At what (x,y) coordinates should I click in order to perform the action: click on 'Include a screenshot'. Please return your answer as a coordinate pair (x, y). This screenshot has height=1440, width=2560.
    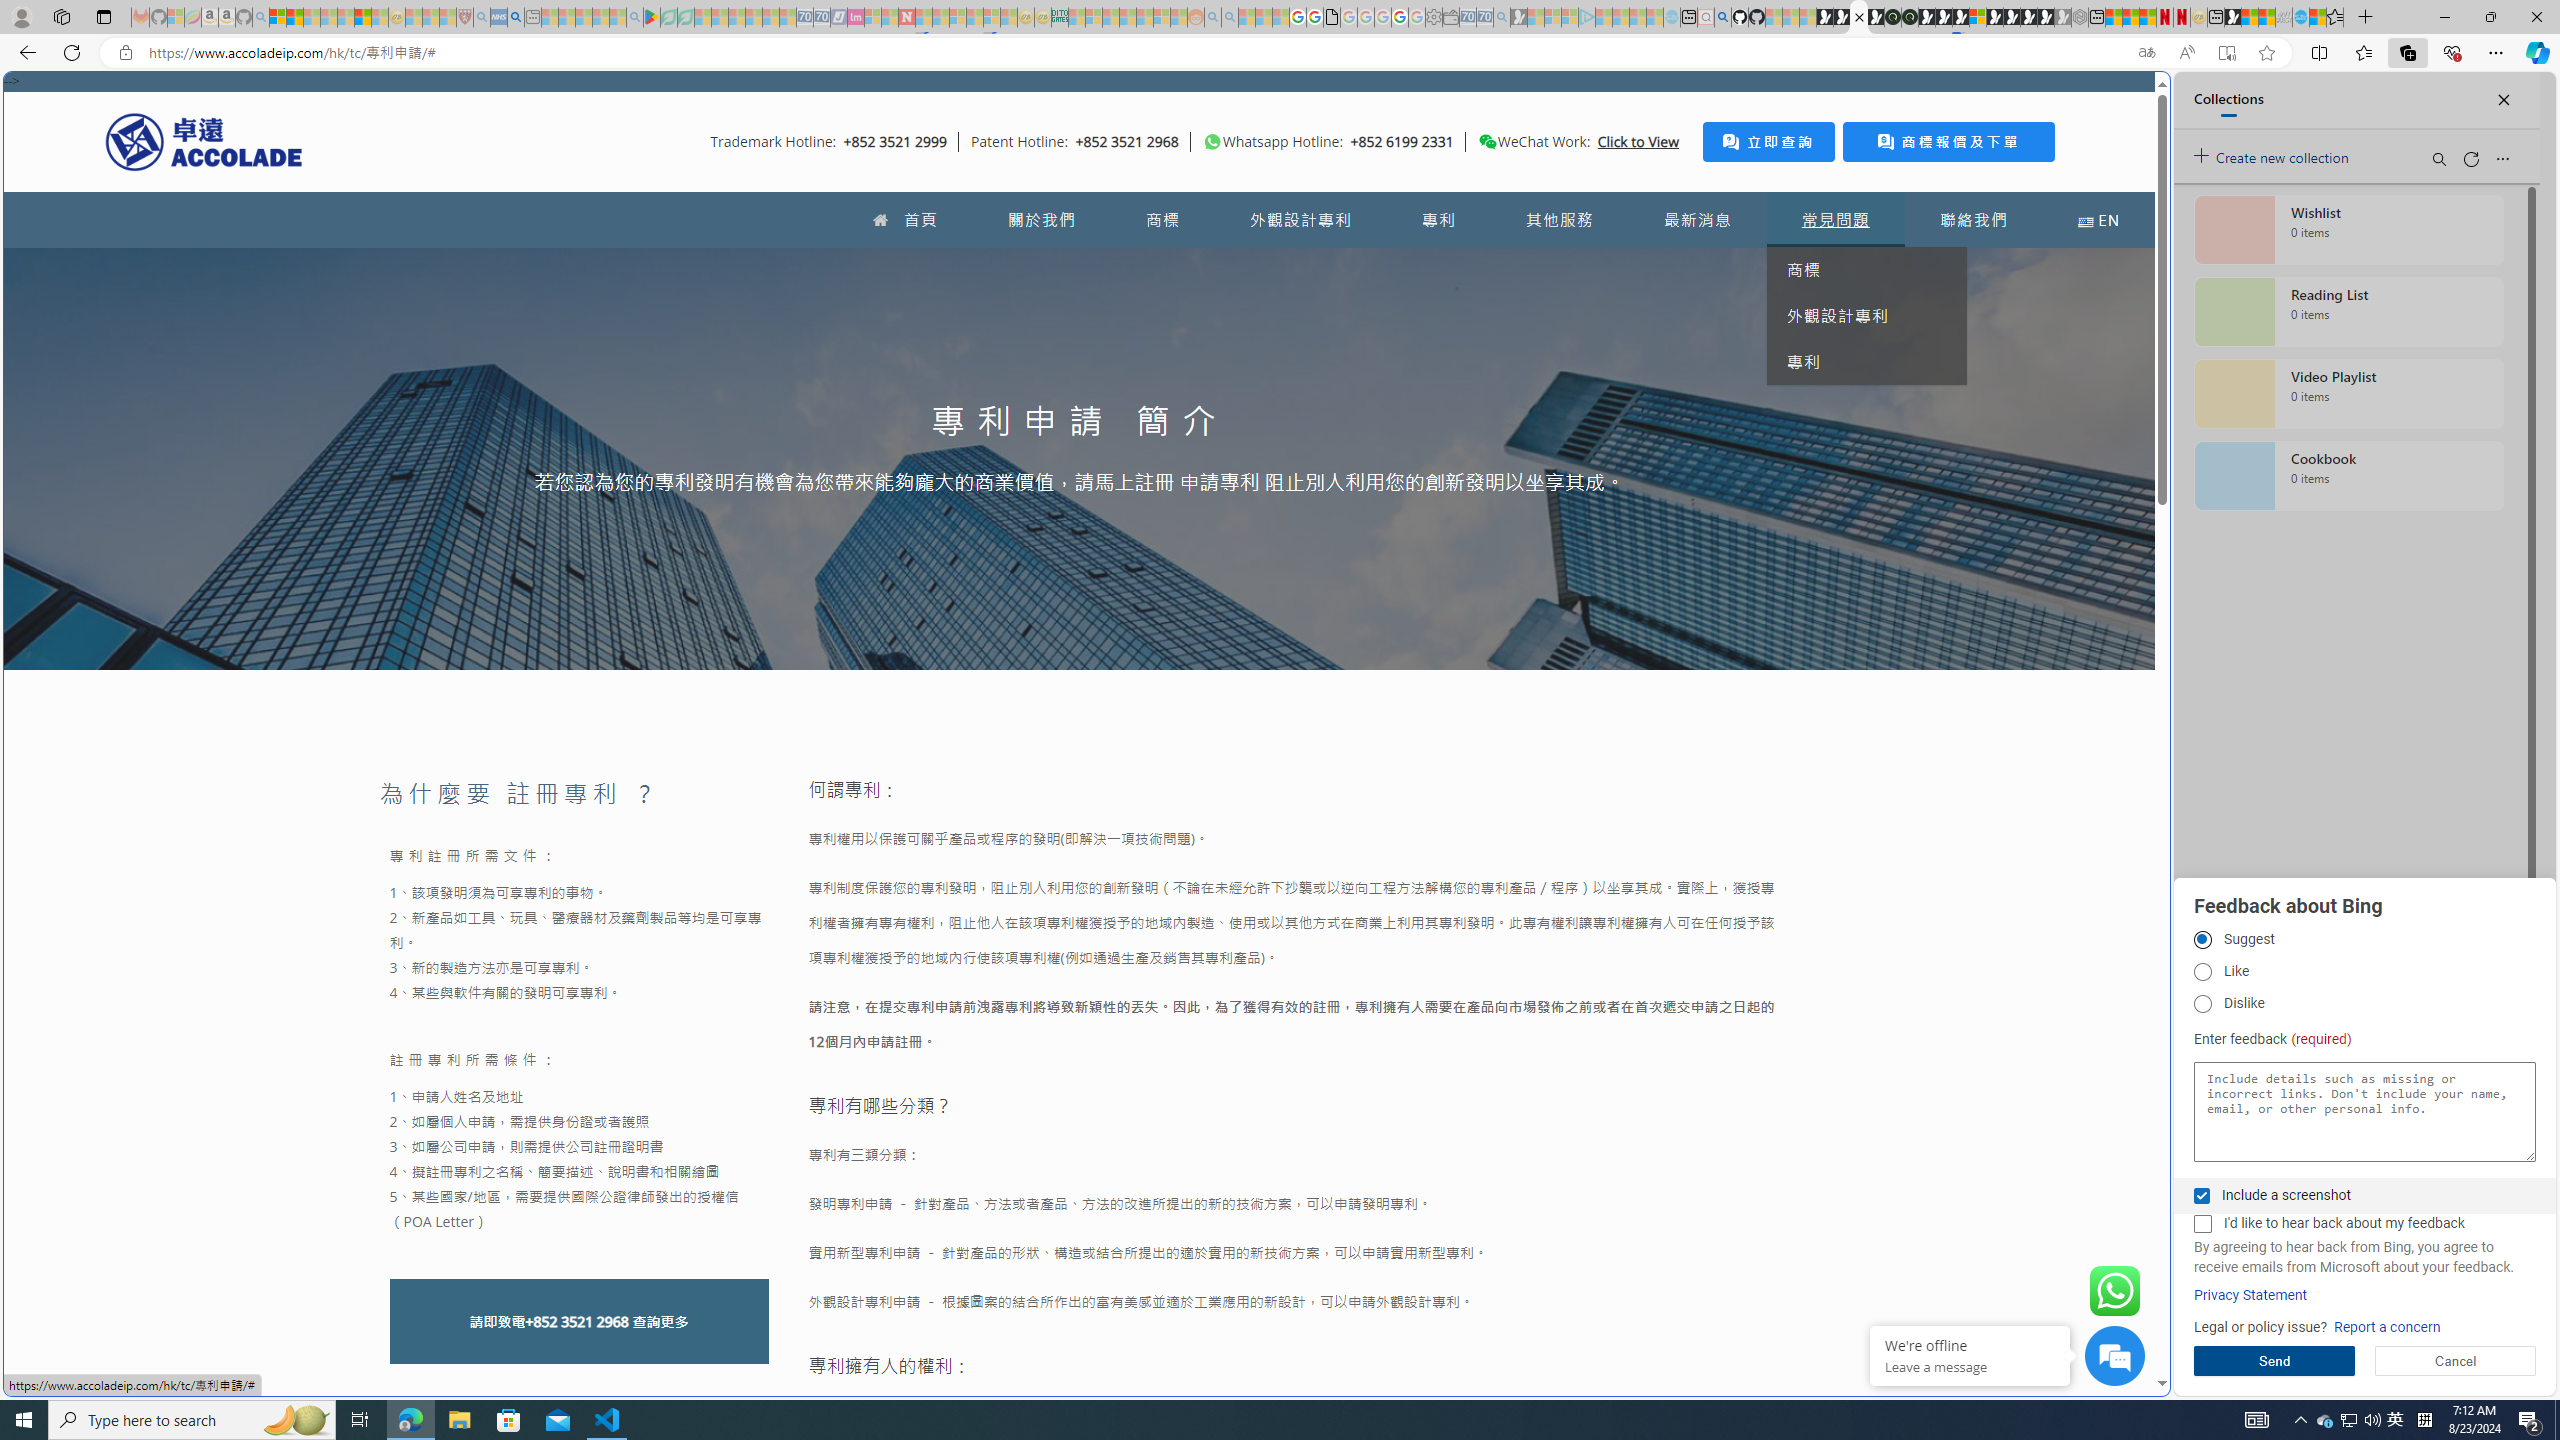
    Looking at the image, I should click on (2201, 1194).